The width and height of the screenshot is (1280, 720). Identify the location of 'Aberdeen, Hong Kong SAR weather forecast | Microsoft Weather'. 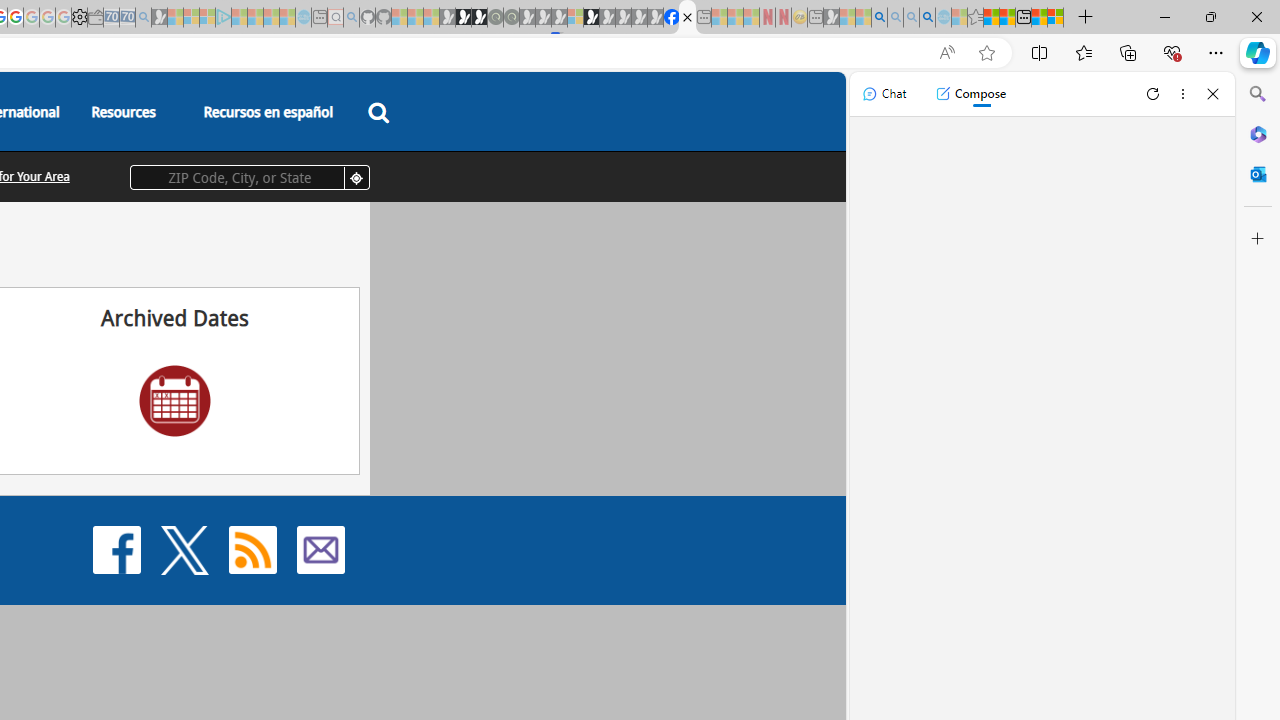
(1007, 17).